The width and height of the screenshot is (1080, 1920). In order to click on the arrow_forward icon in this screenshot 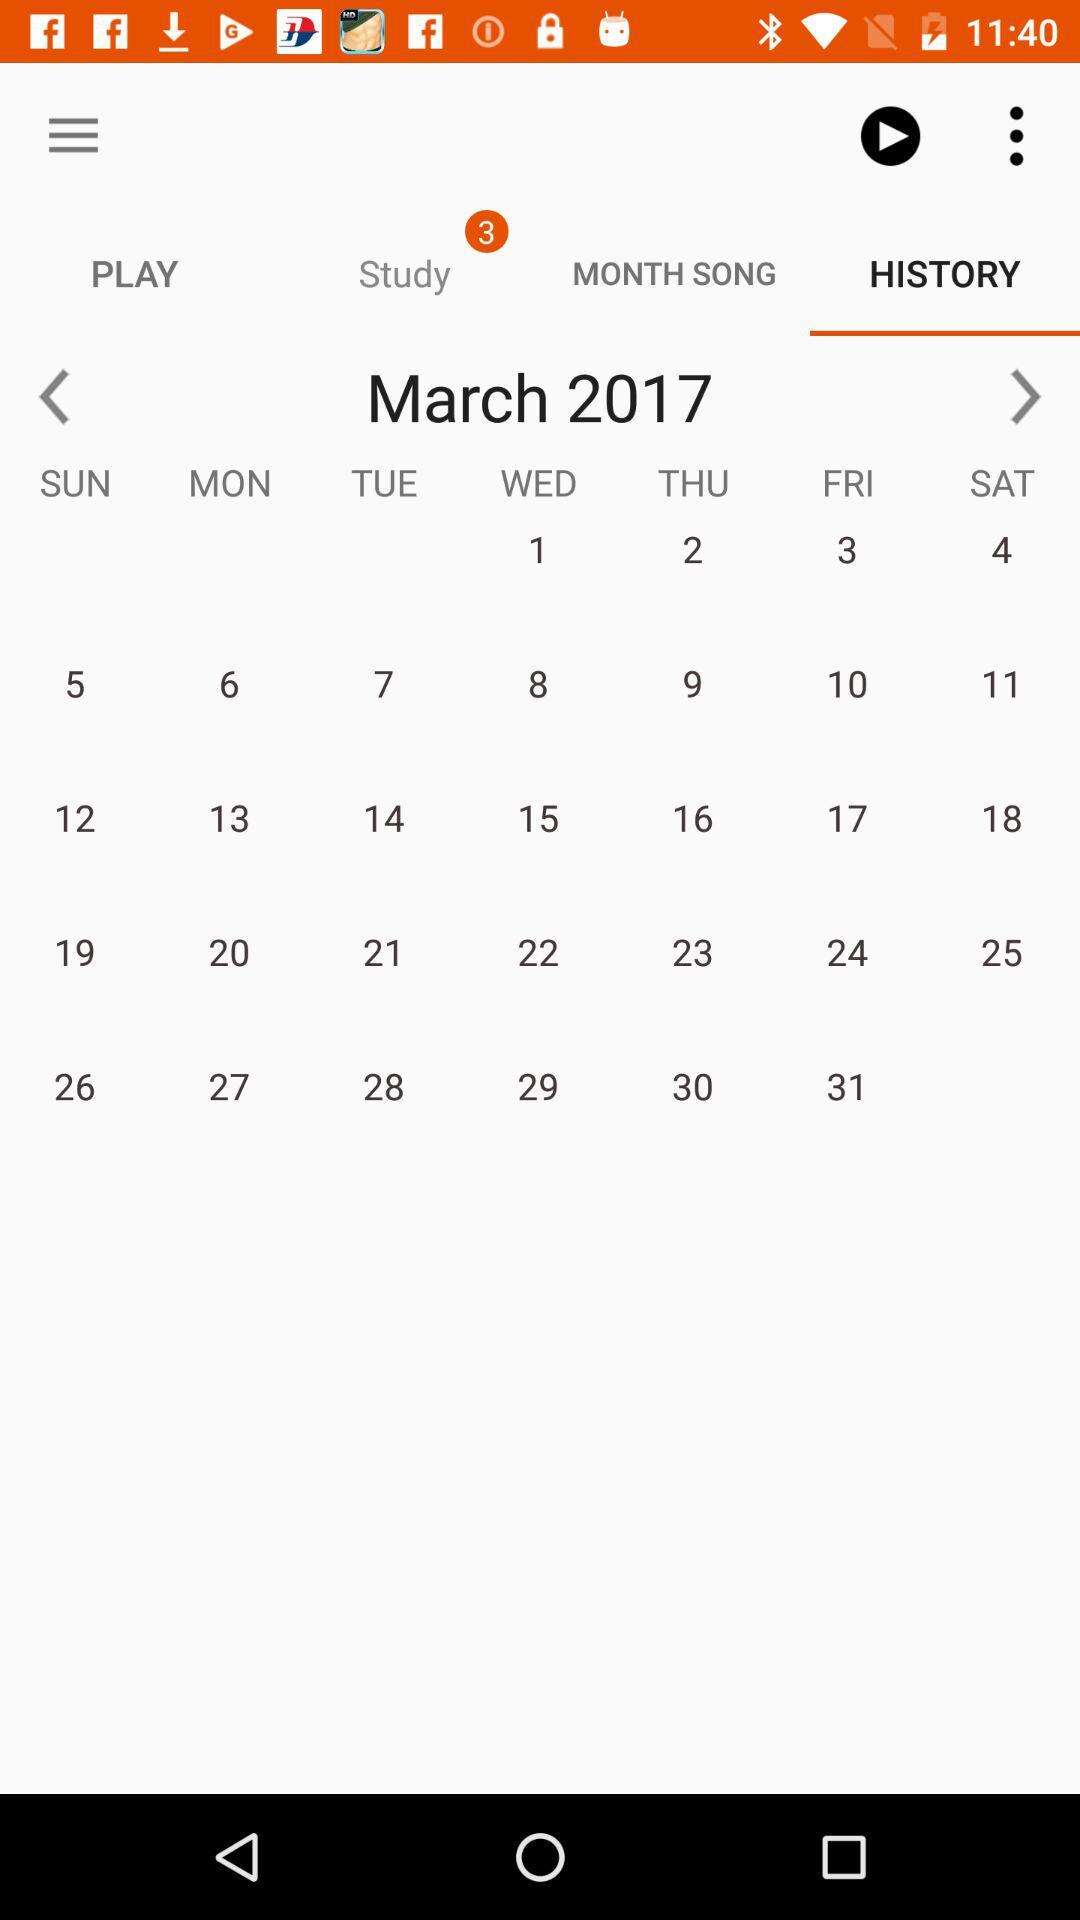, I will do `click(1026, 396)`.